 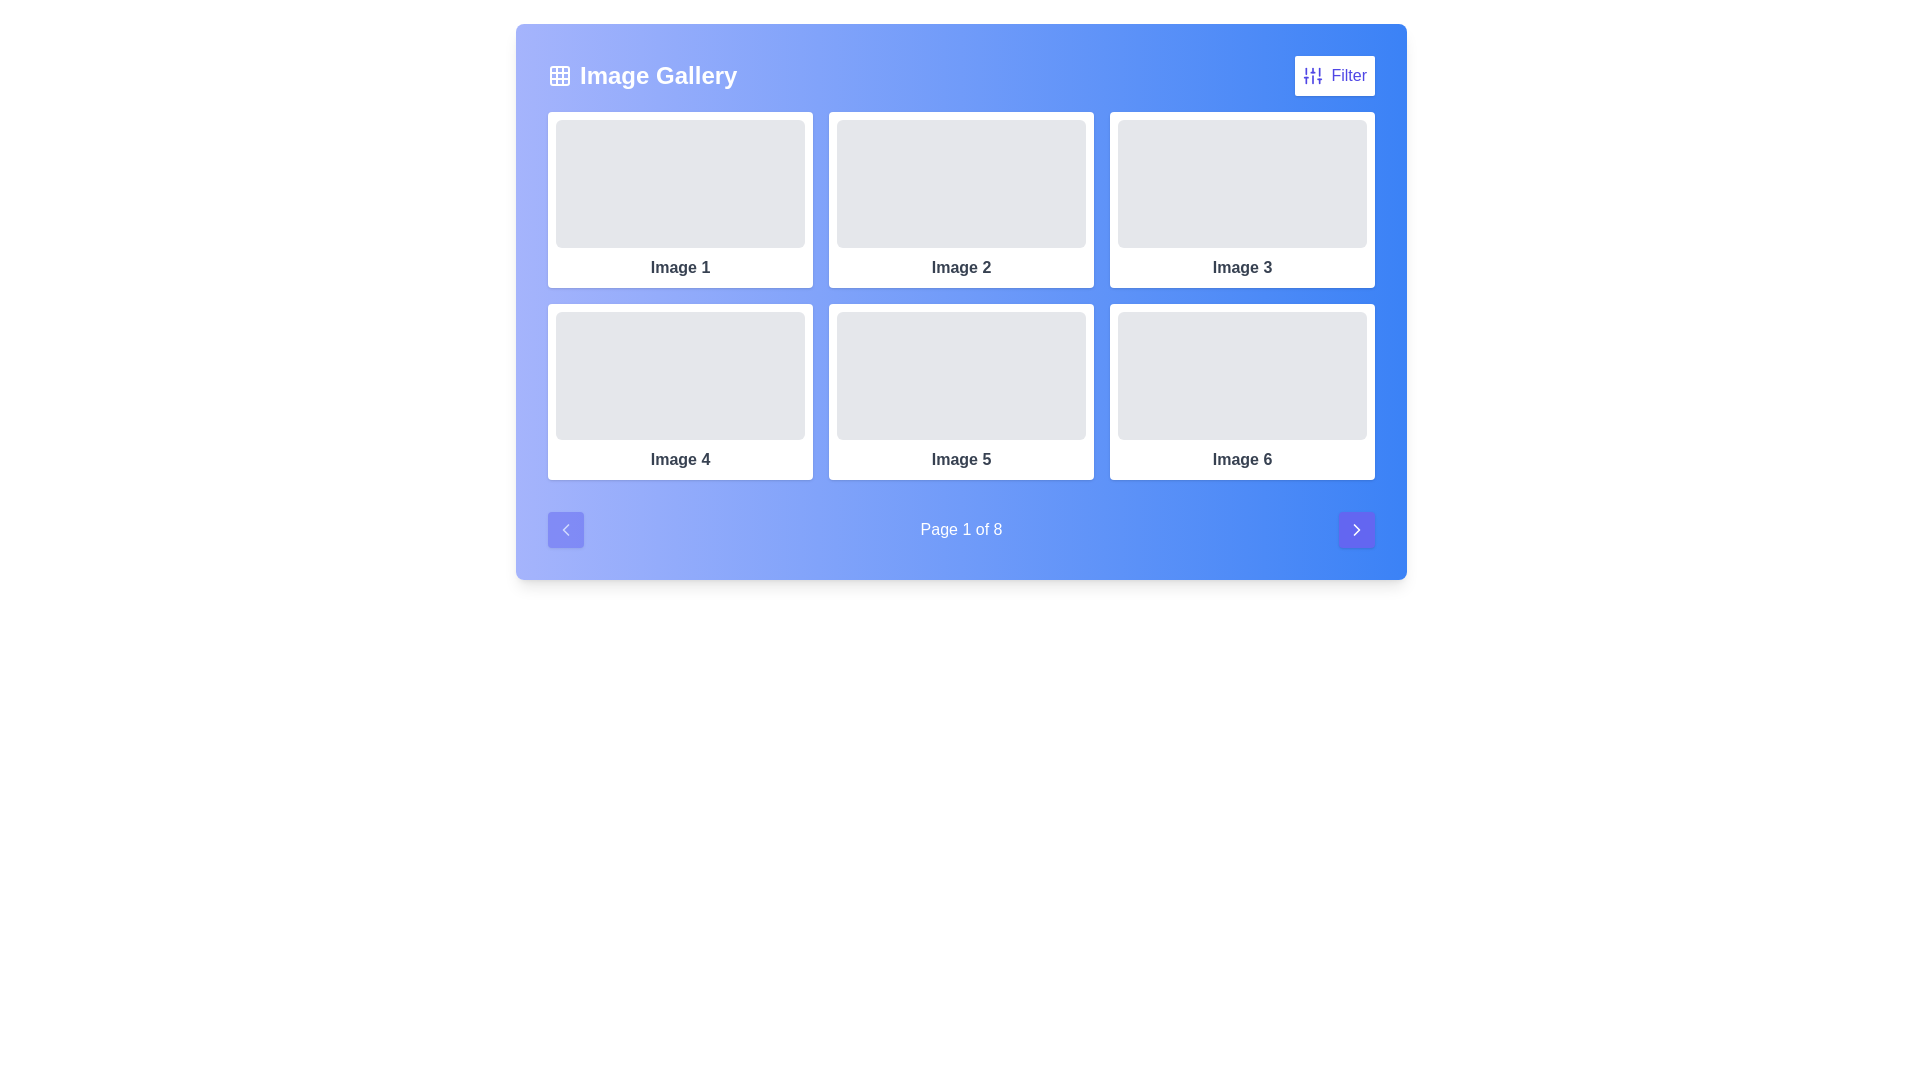 What do you see at coordinates (961, 392) in the screenshot?
I see `the Card component representing 'Image 5' in the middle column of the second row in the gallery` at bounding box center [961, 392].